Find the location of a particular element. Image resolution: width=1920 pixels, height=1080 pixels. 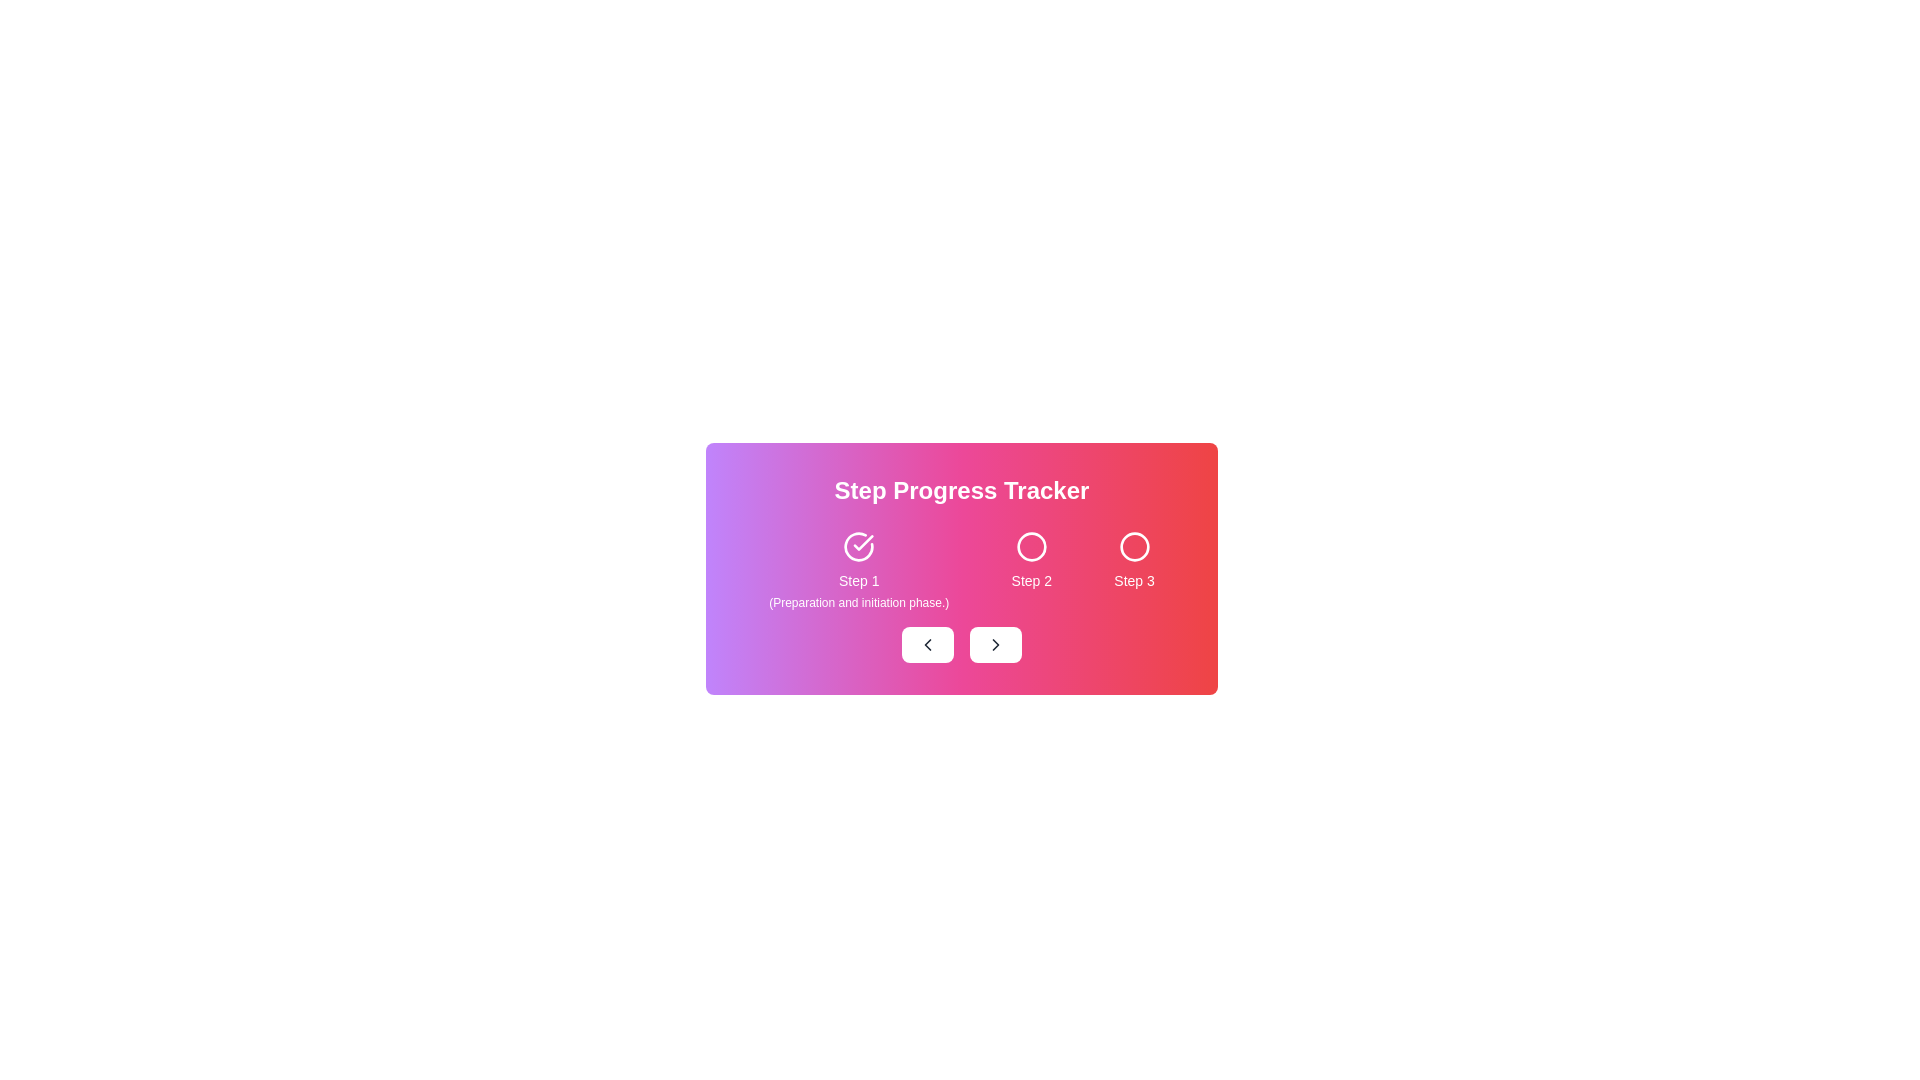

the status of the first Progress Tracker Item labeled 'Step 1', which includes a circular icon with a checkmark and explanatory text below it is located at coordinates (859, 570).